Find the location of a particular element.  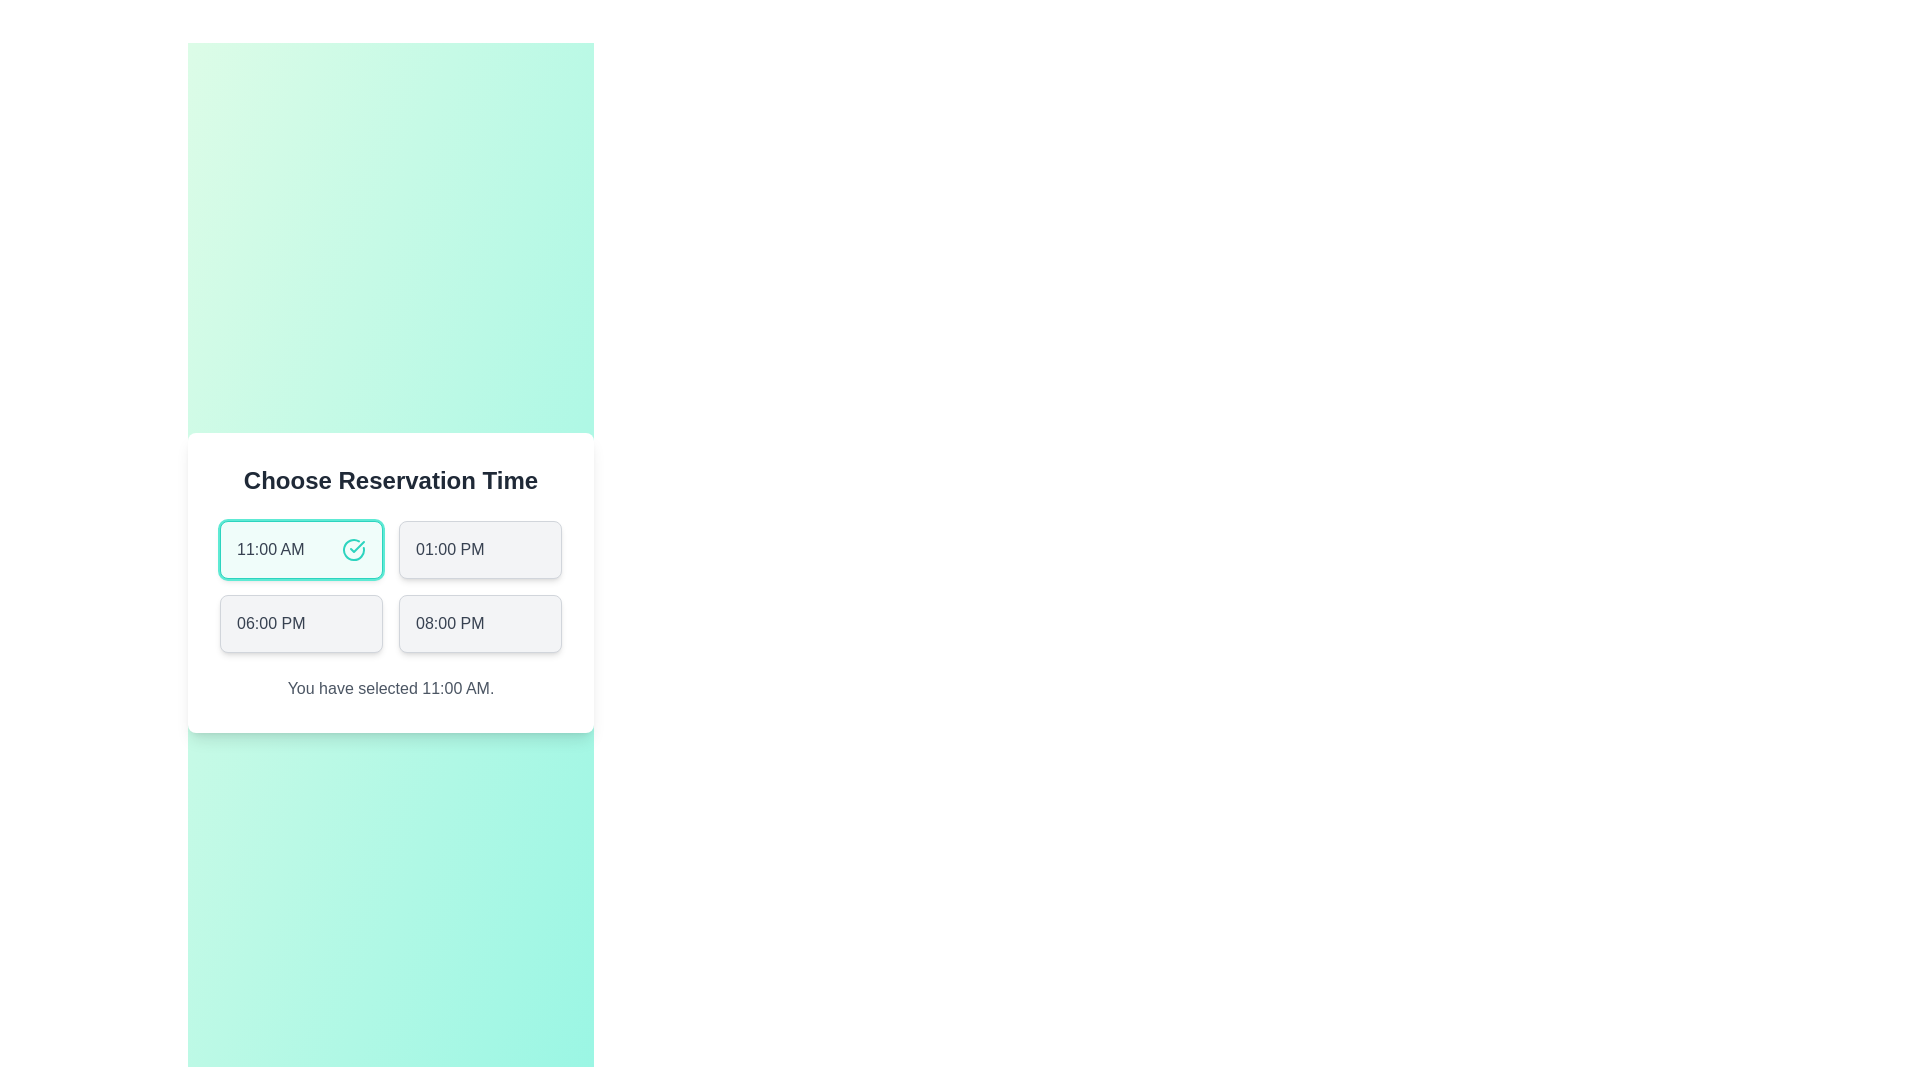

the Text Label displaying '06:00 PM' located in the bottom-left button of the reservation time selection grid is located at coordinates (270, 623).